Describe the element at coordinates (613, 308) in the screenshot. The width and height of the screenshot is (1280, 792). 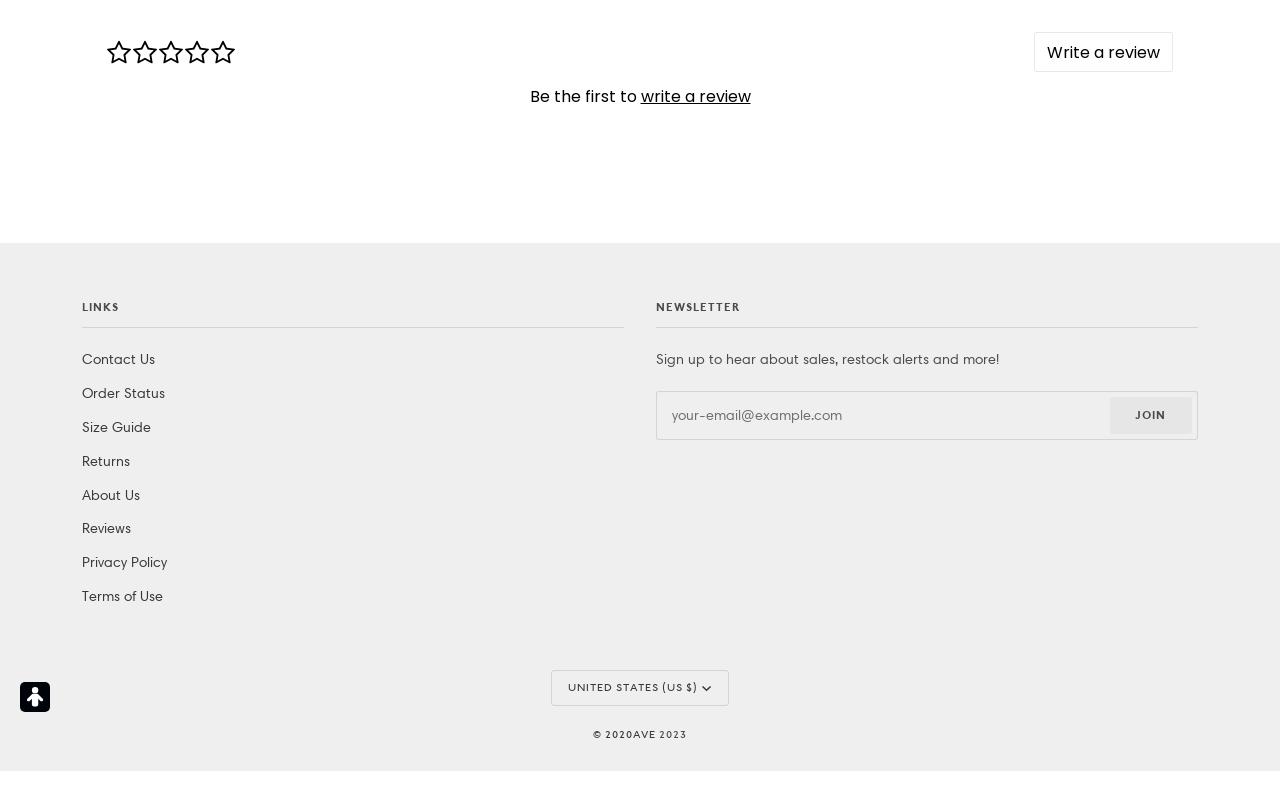
I see `'Armenia (AM $)'` at that location.